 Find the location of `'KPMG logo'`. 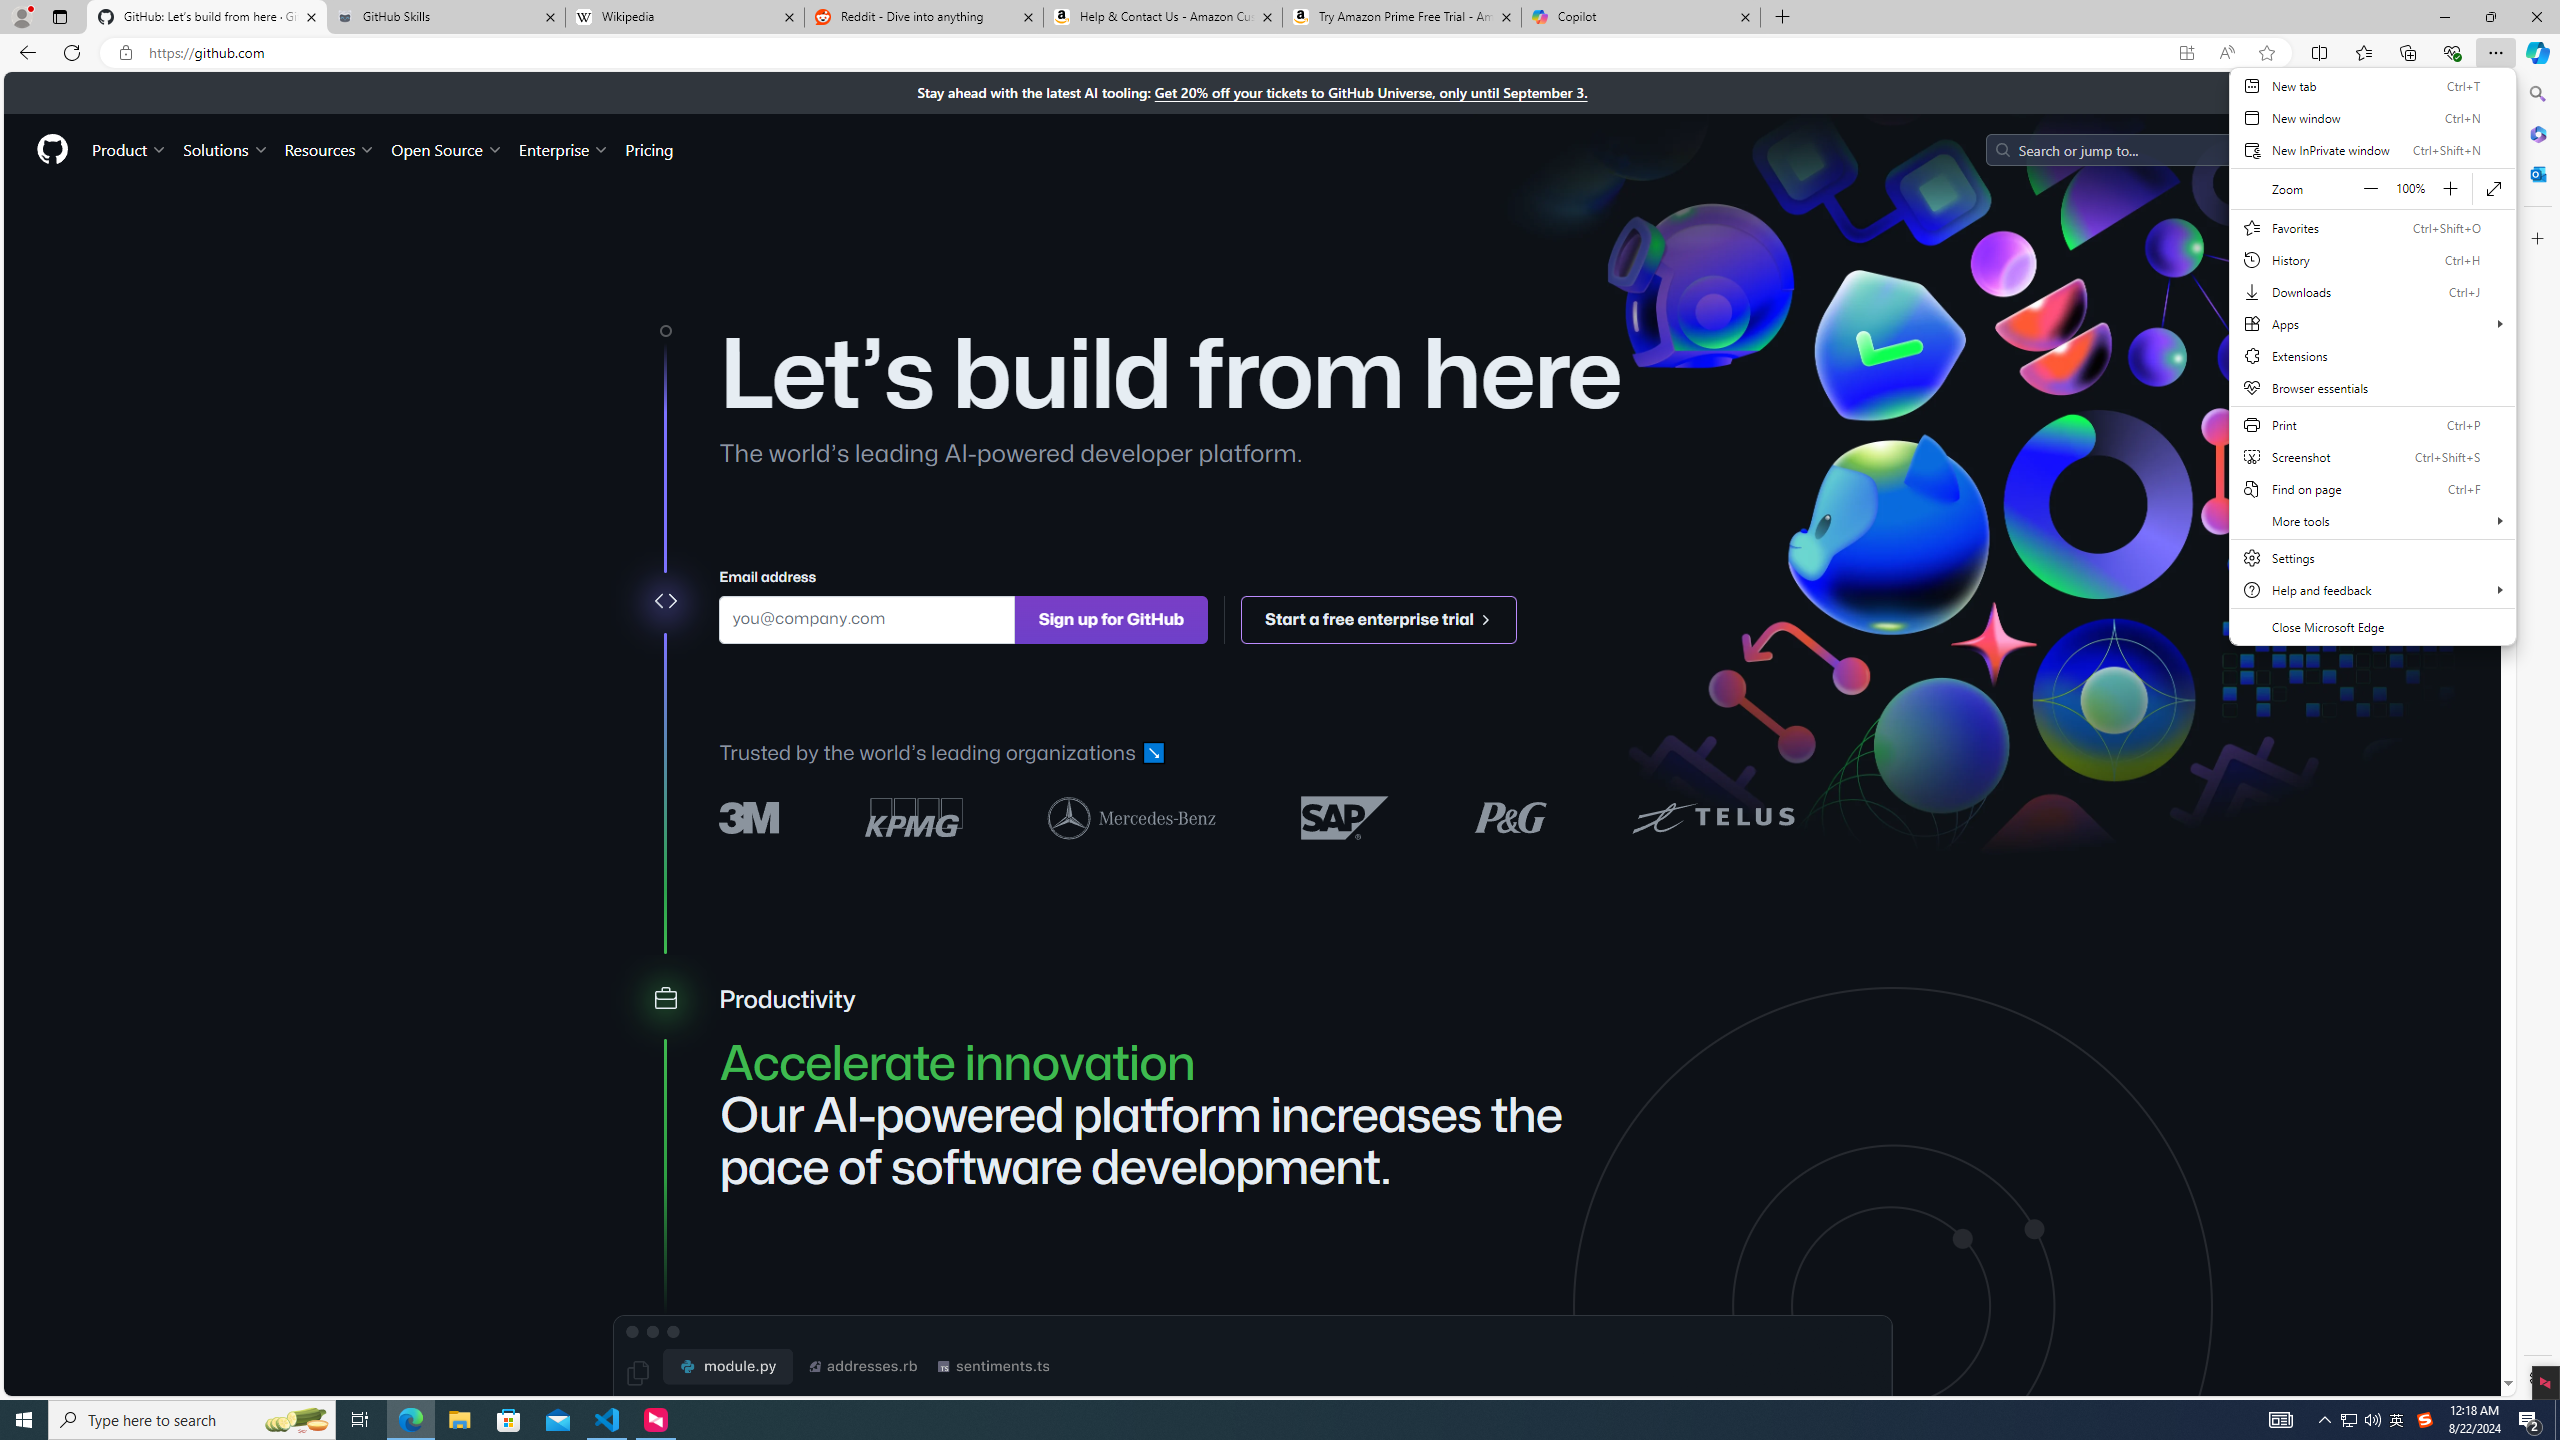

'KPMG logo' is located at coordinates (913, 816).